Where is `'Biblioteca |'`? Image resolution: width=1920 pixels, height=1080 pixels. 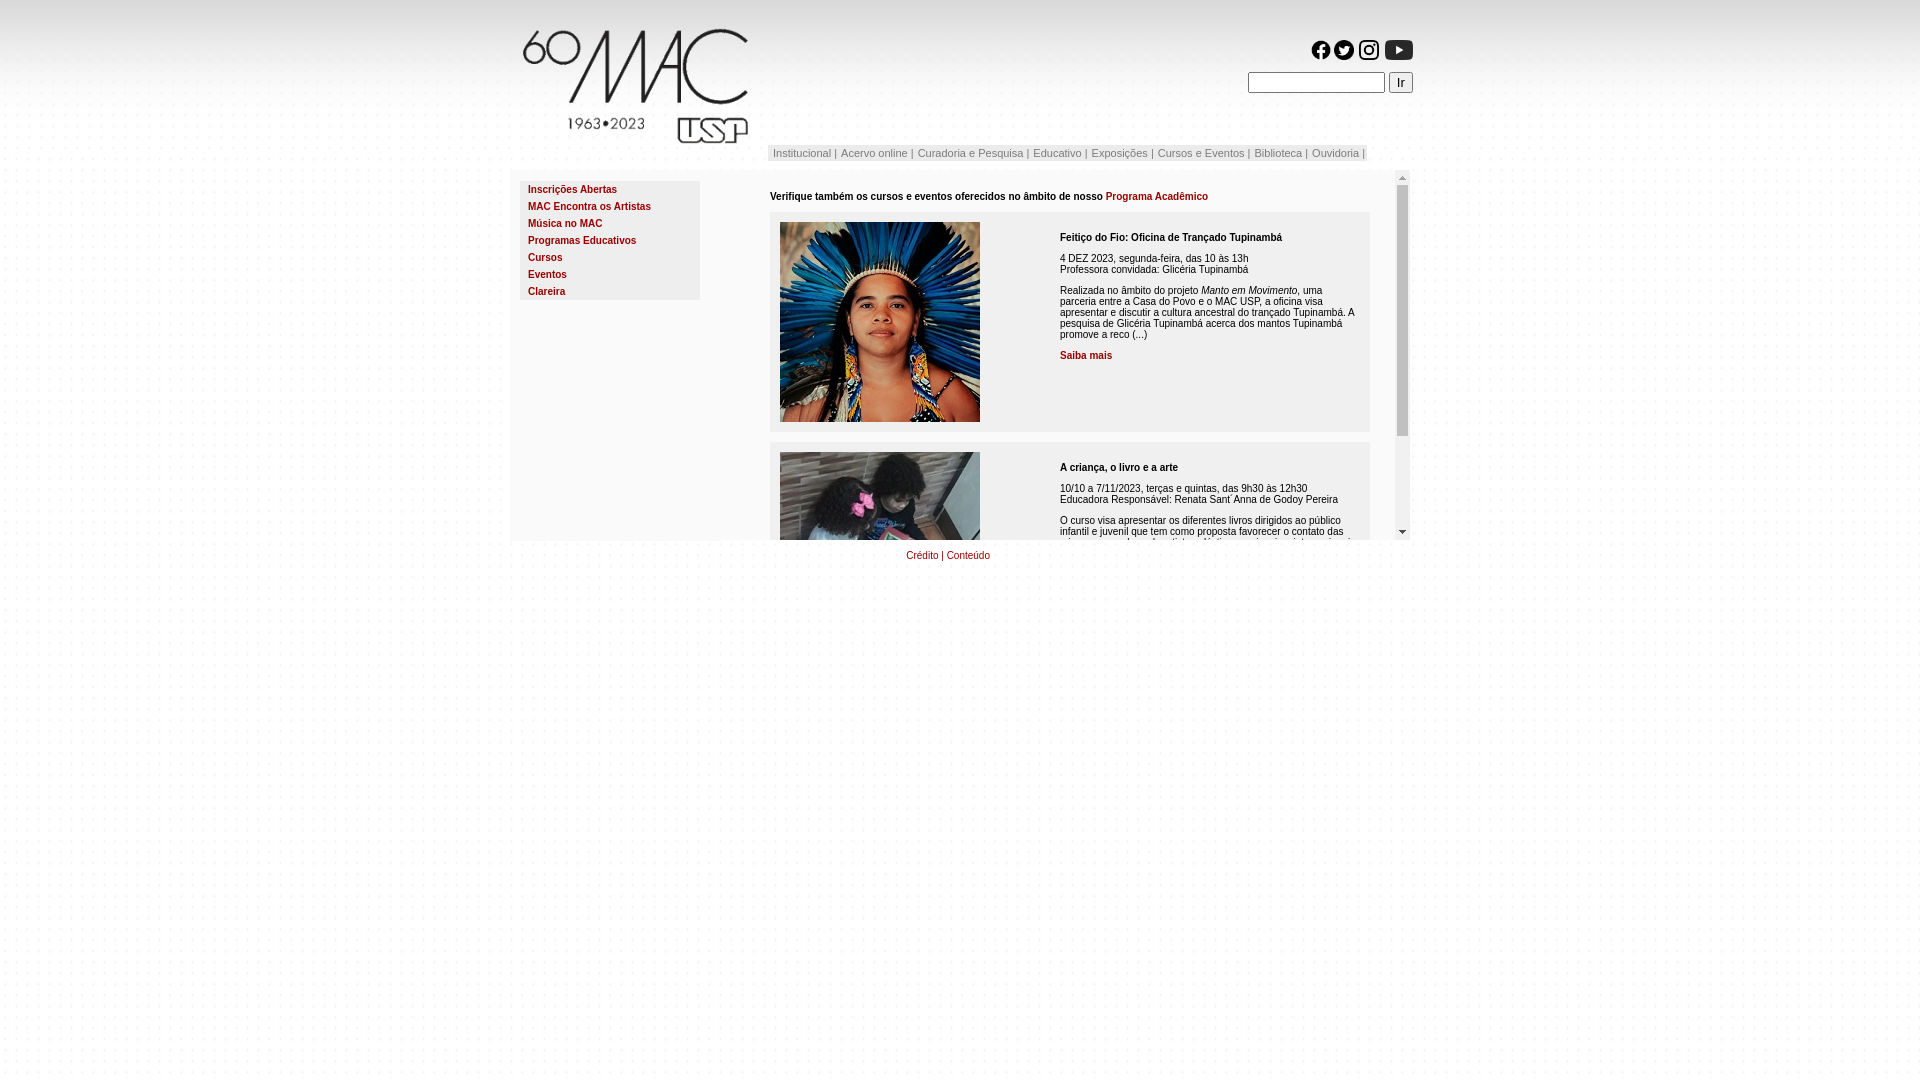 'Biblioteca |' is located at coordinates (1281, 152).